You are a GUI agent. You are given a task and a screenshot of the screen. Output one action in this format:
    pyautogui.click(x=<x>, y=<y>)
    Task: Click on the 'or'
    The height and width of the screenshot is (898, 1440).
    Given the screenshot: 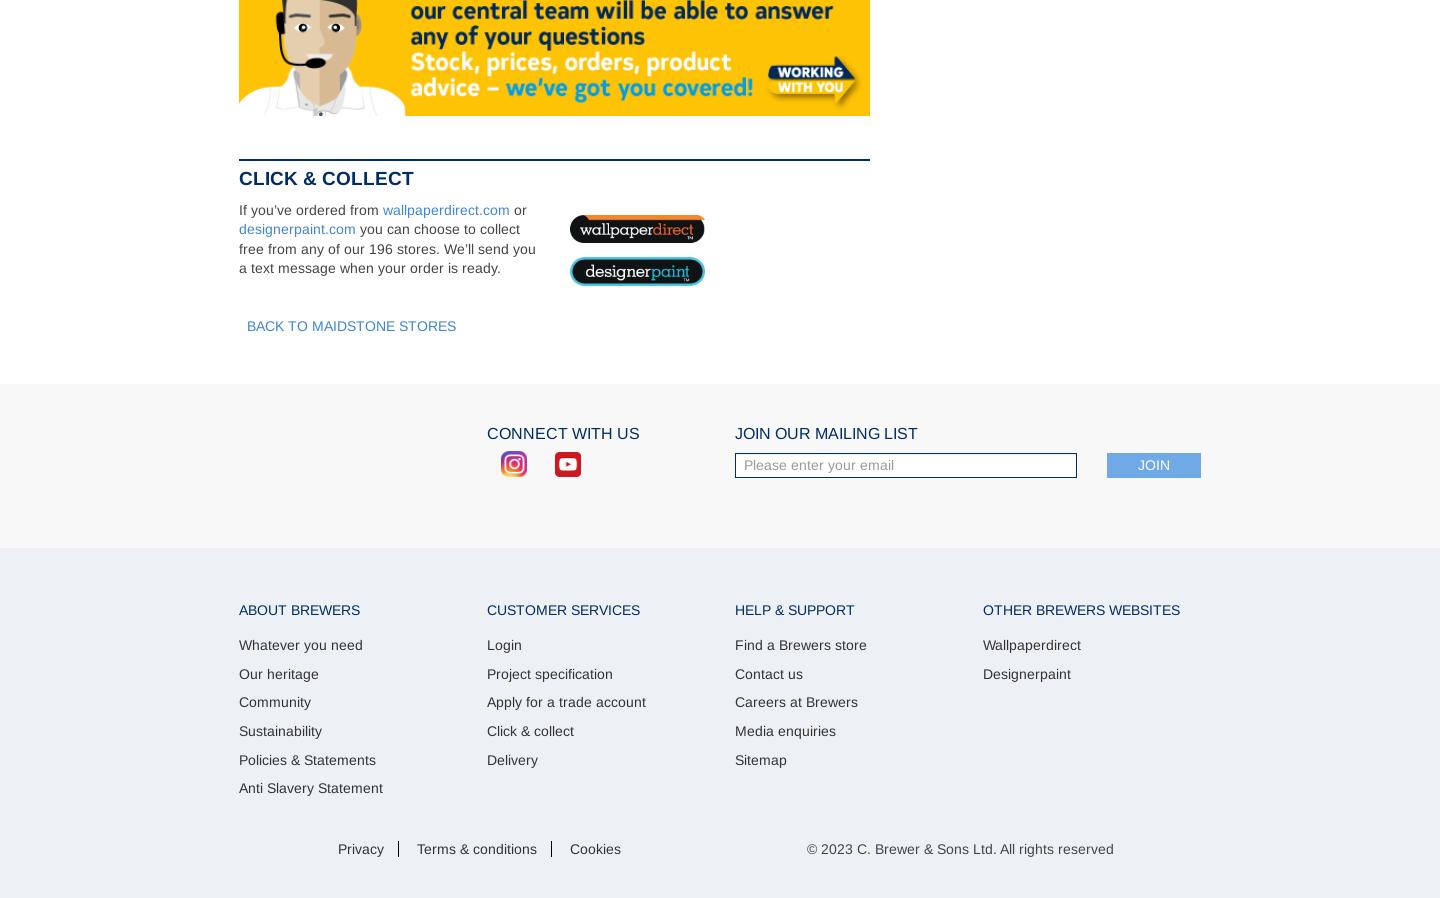 What is the action you would take?
    pyautogui.click(x=509, y=207)
    